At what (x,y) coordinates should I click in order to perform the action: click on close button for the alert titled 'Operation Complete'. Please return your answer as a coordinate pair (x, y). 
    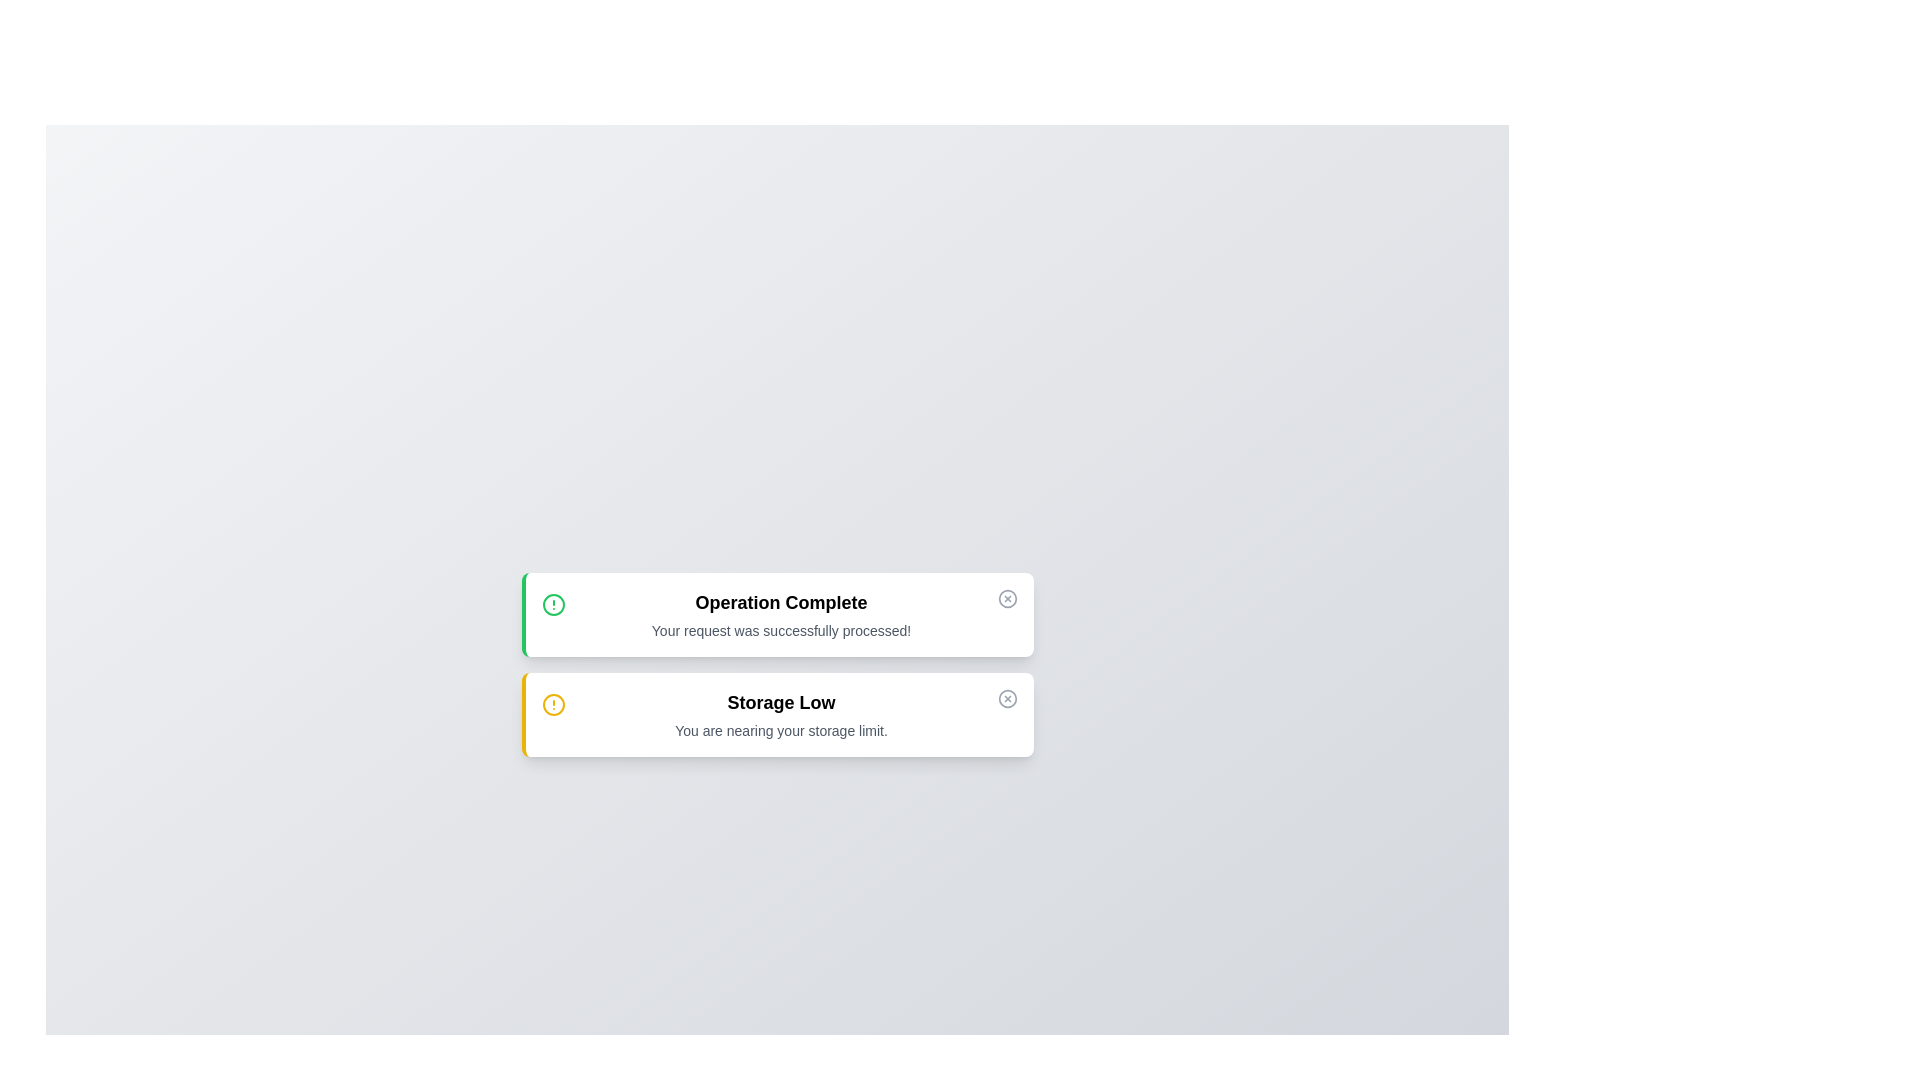
    Looking at the image, I should click on (1007, 597).